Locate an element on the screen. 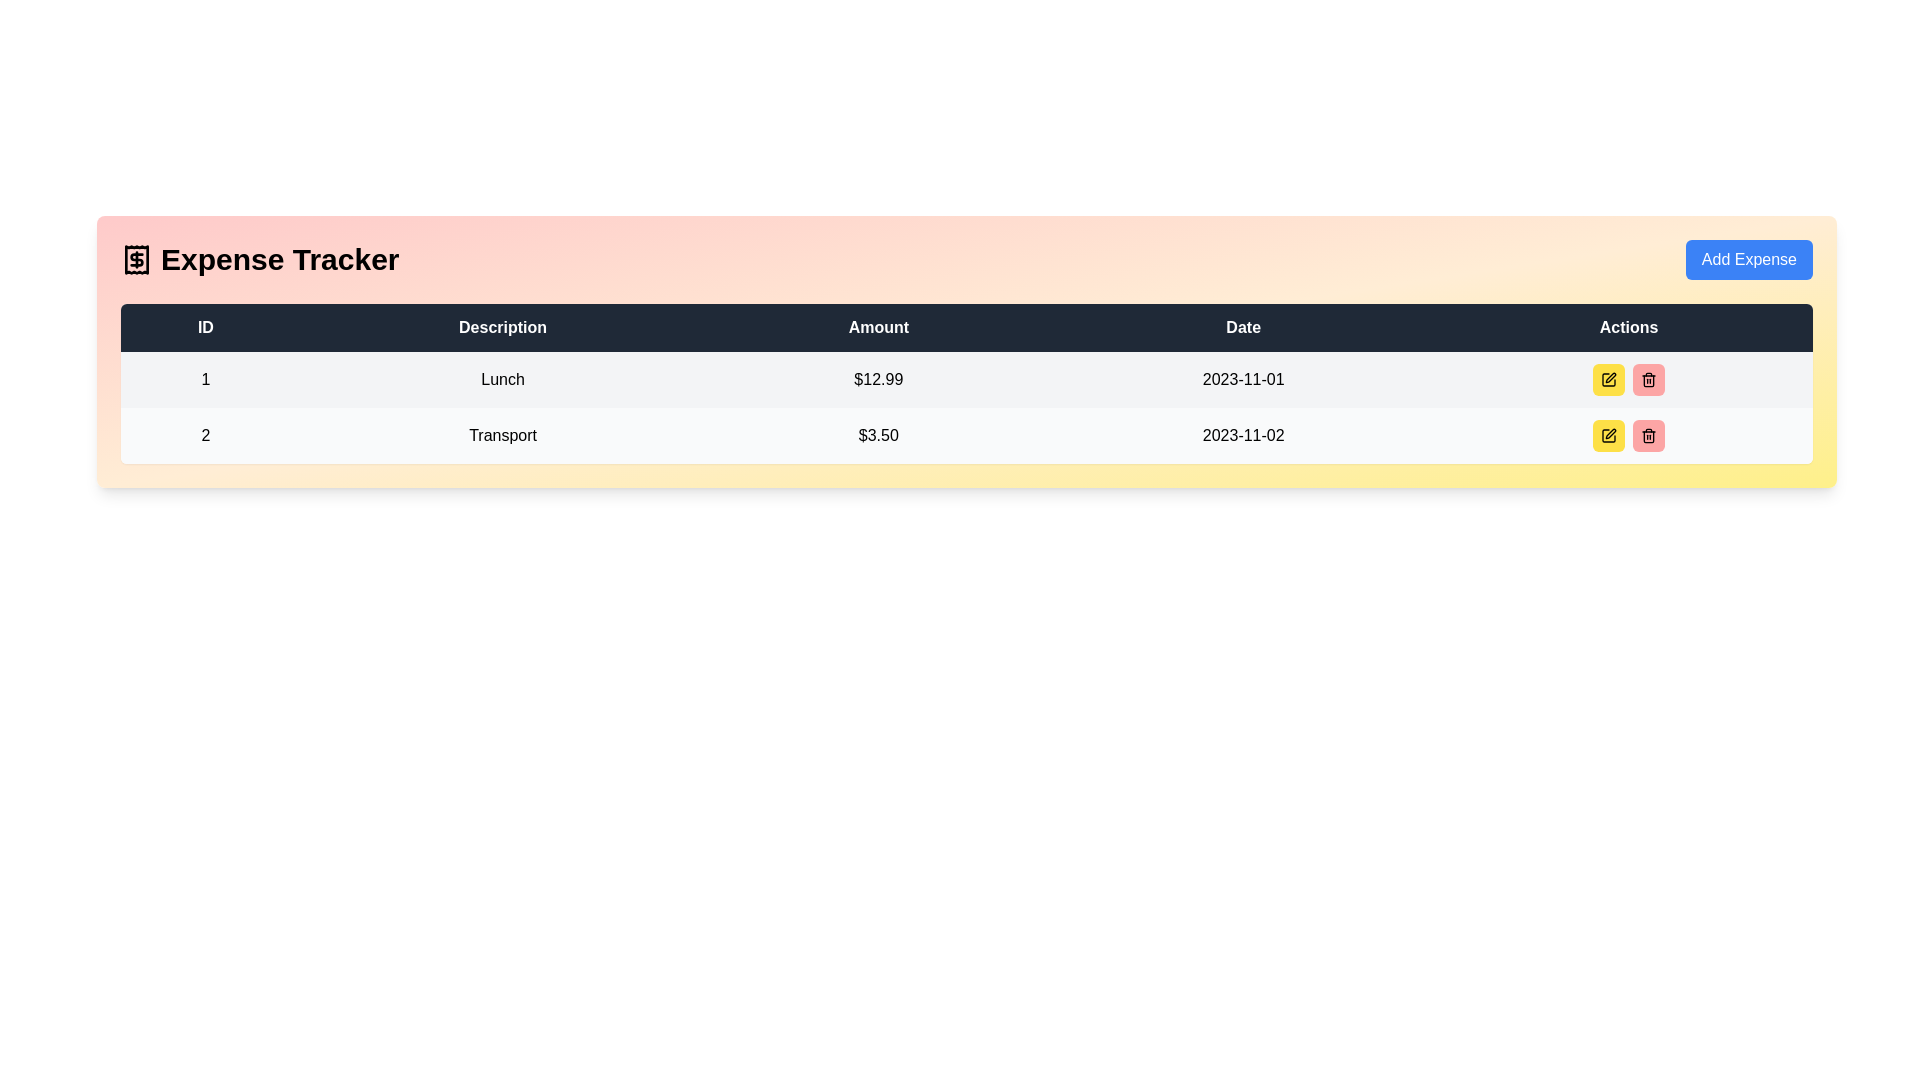  the static text element that identifies the item 'Lunch' in the first row of the table under the 'ID' column is located at coordinates (205, 380).